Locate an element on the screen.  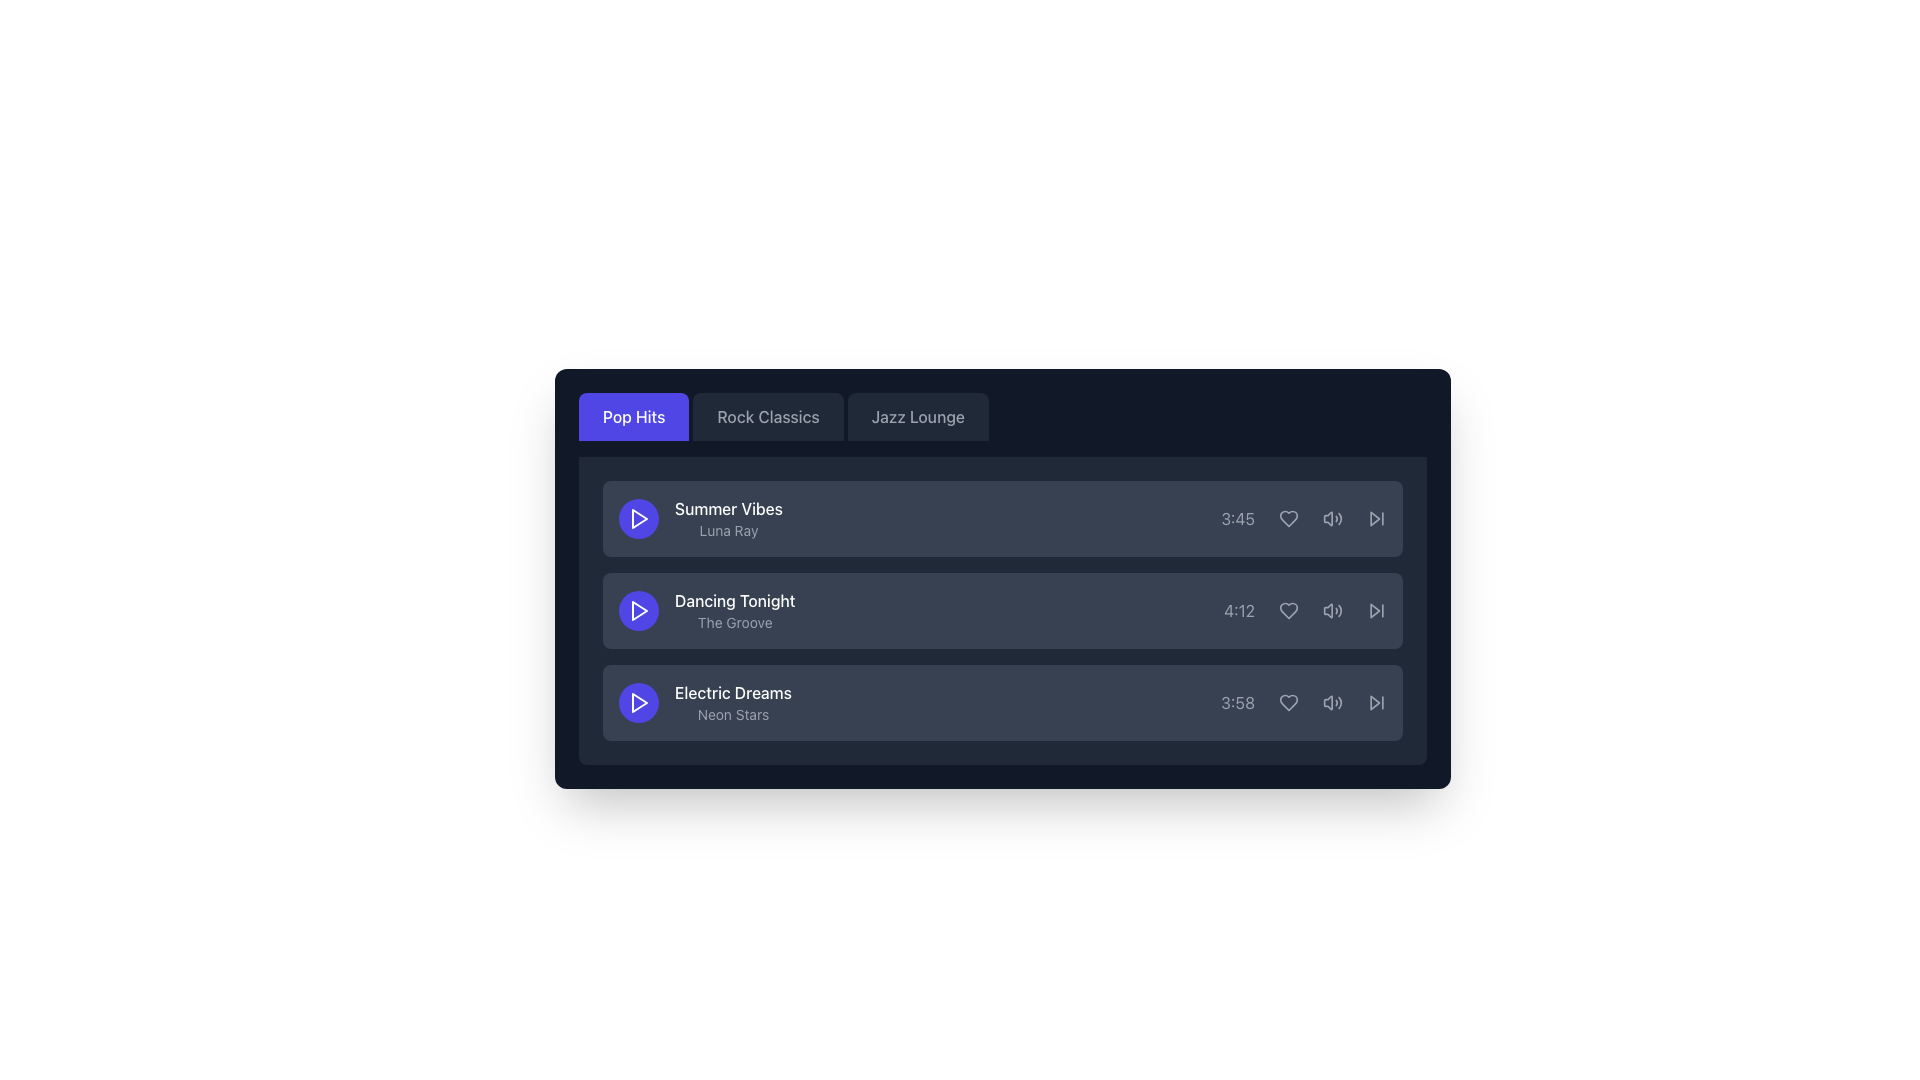
the 'like' or 'favorite' button located in the third item of the song list, positioned to the right of the duration text ('4:12') and left of the sound control icon is located at coordinates (1289, 609).